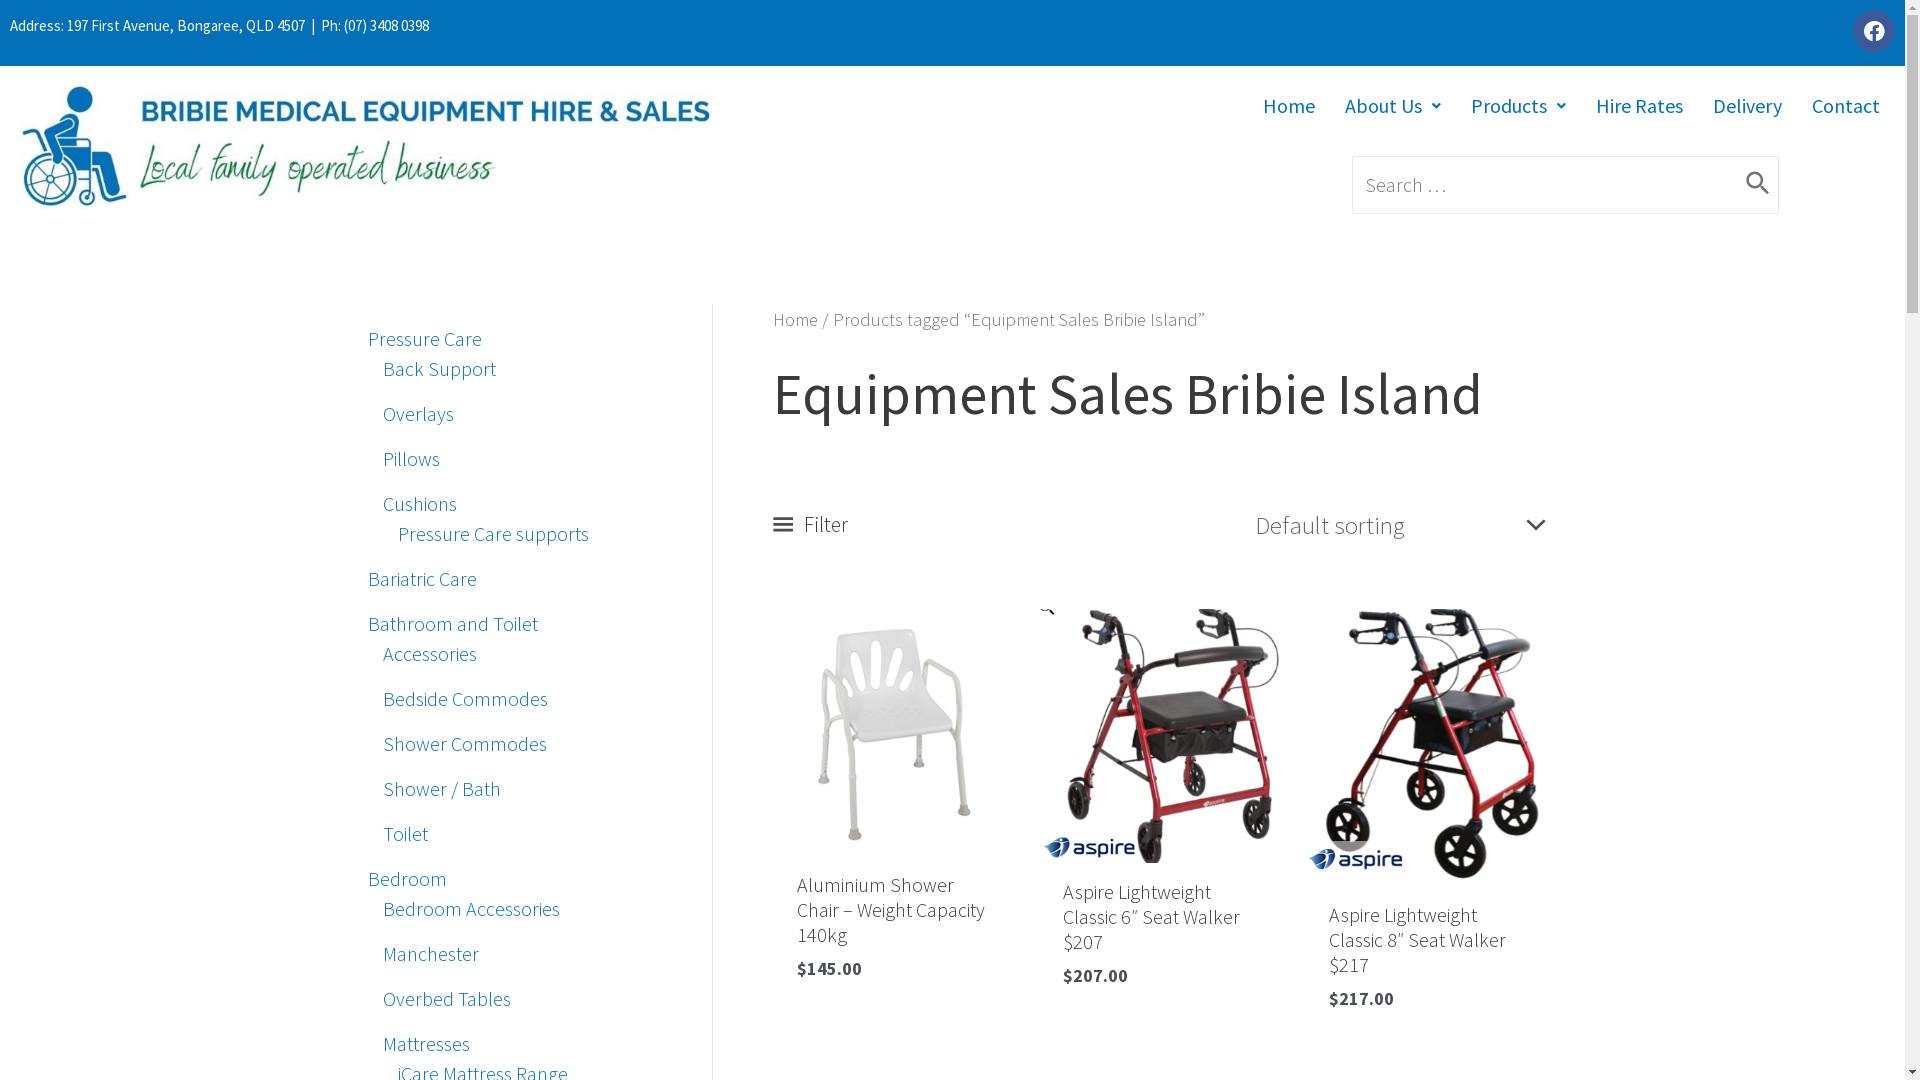 Image resolution: width=1920 pixels, height=1080 pixels. I want to click on 'Pressure Care supports', so click(493, 532).